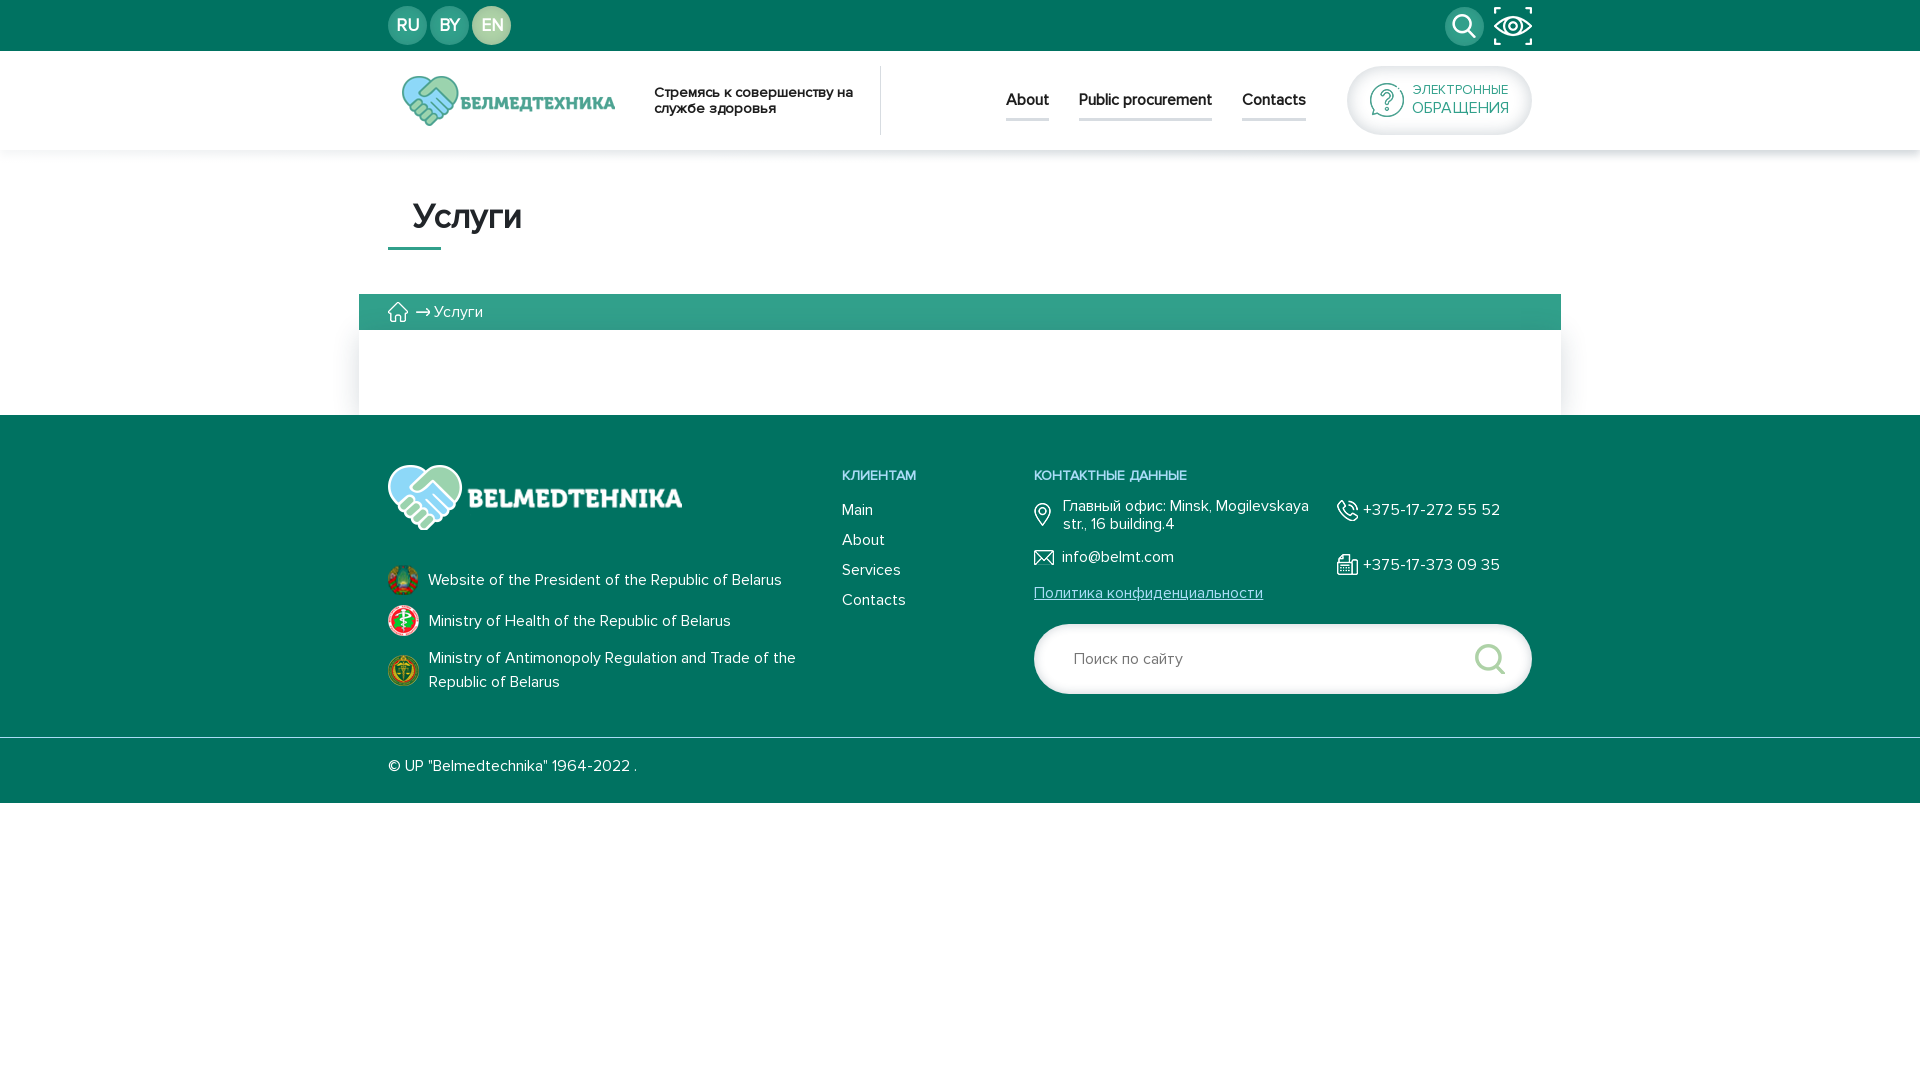  I want to click on 'Ministry of Health of the Republic of Belarus', so click(613, 619).